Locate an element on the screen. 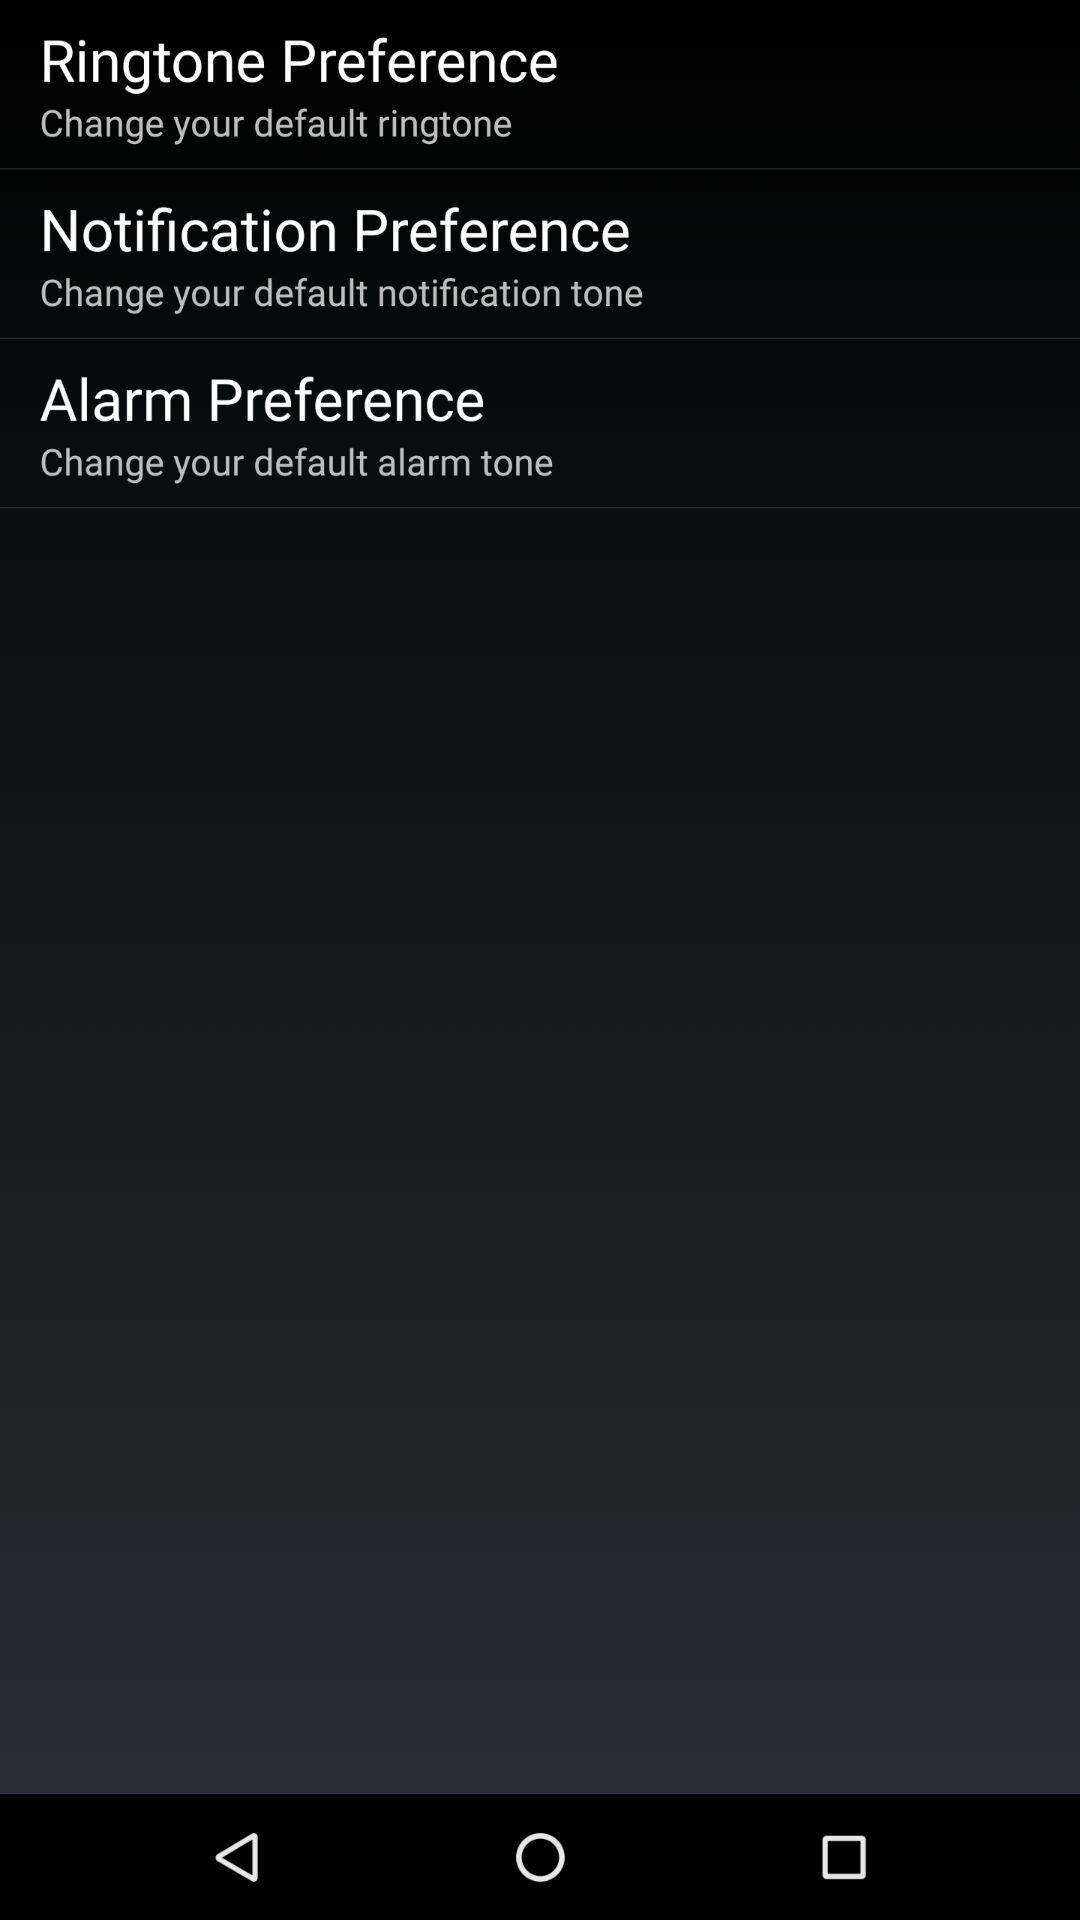  ringtone preference app is located at coordinates (299, 58).